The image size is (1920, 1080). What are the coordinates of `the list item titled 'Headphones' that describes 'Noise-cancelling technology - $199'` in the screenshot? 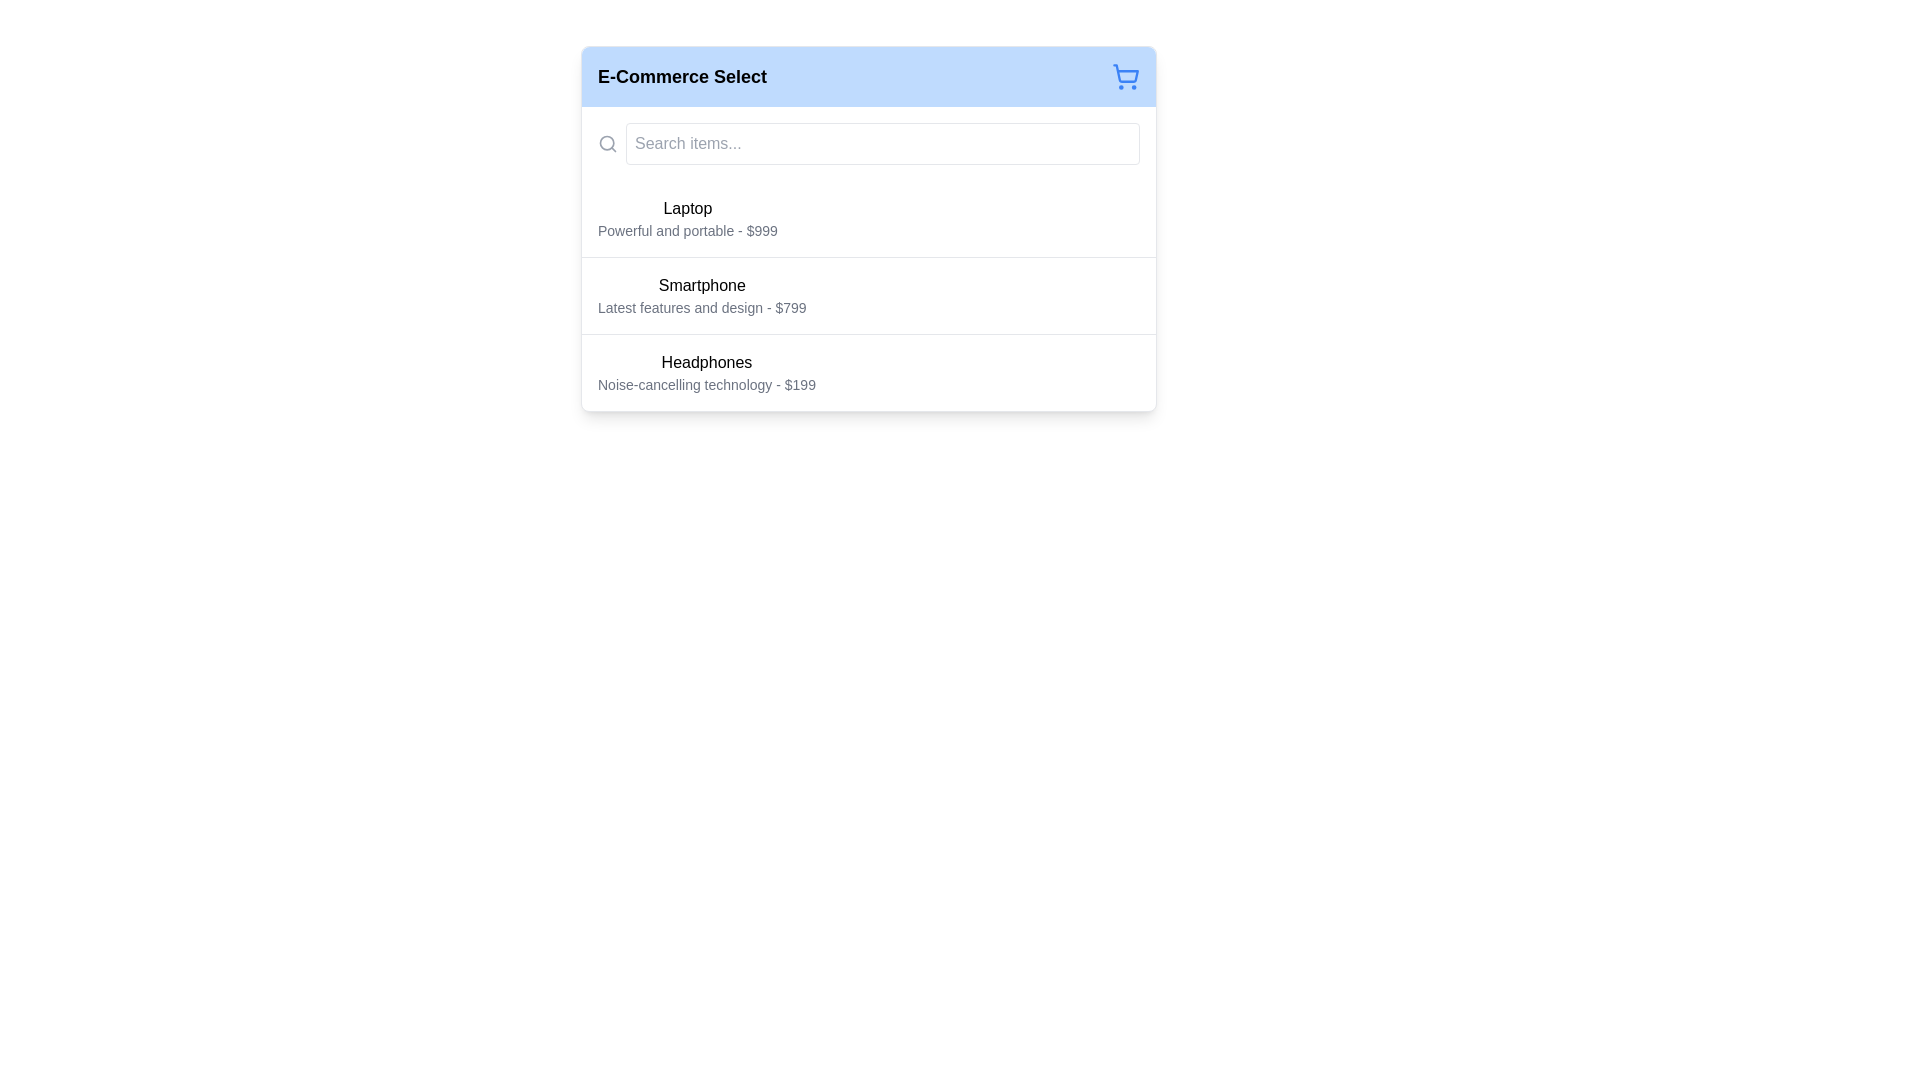 It's located at (868, 372).